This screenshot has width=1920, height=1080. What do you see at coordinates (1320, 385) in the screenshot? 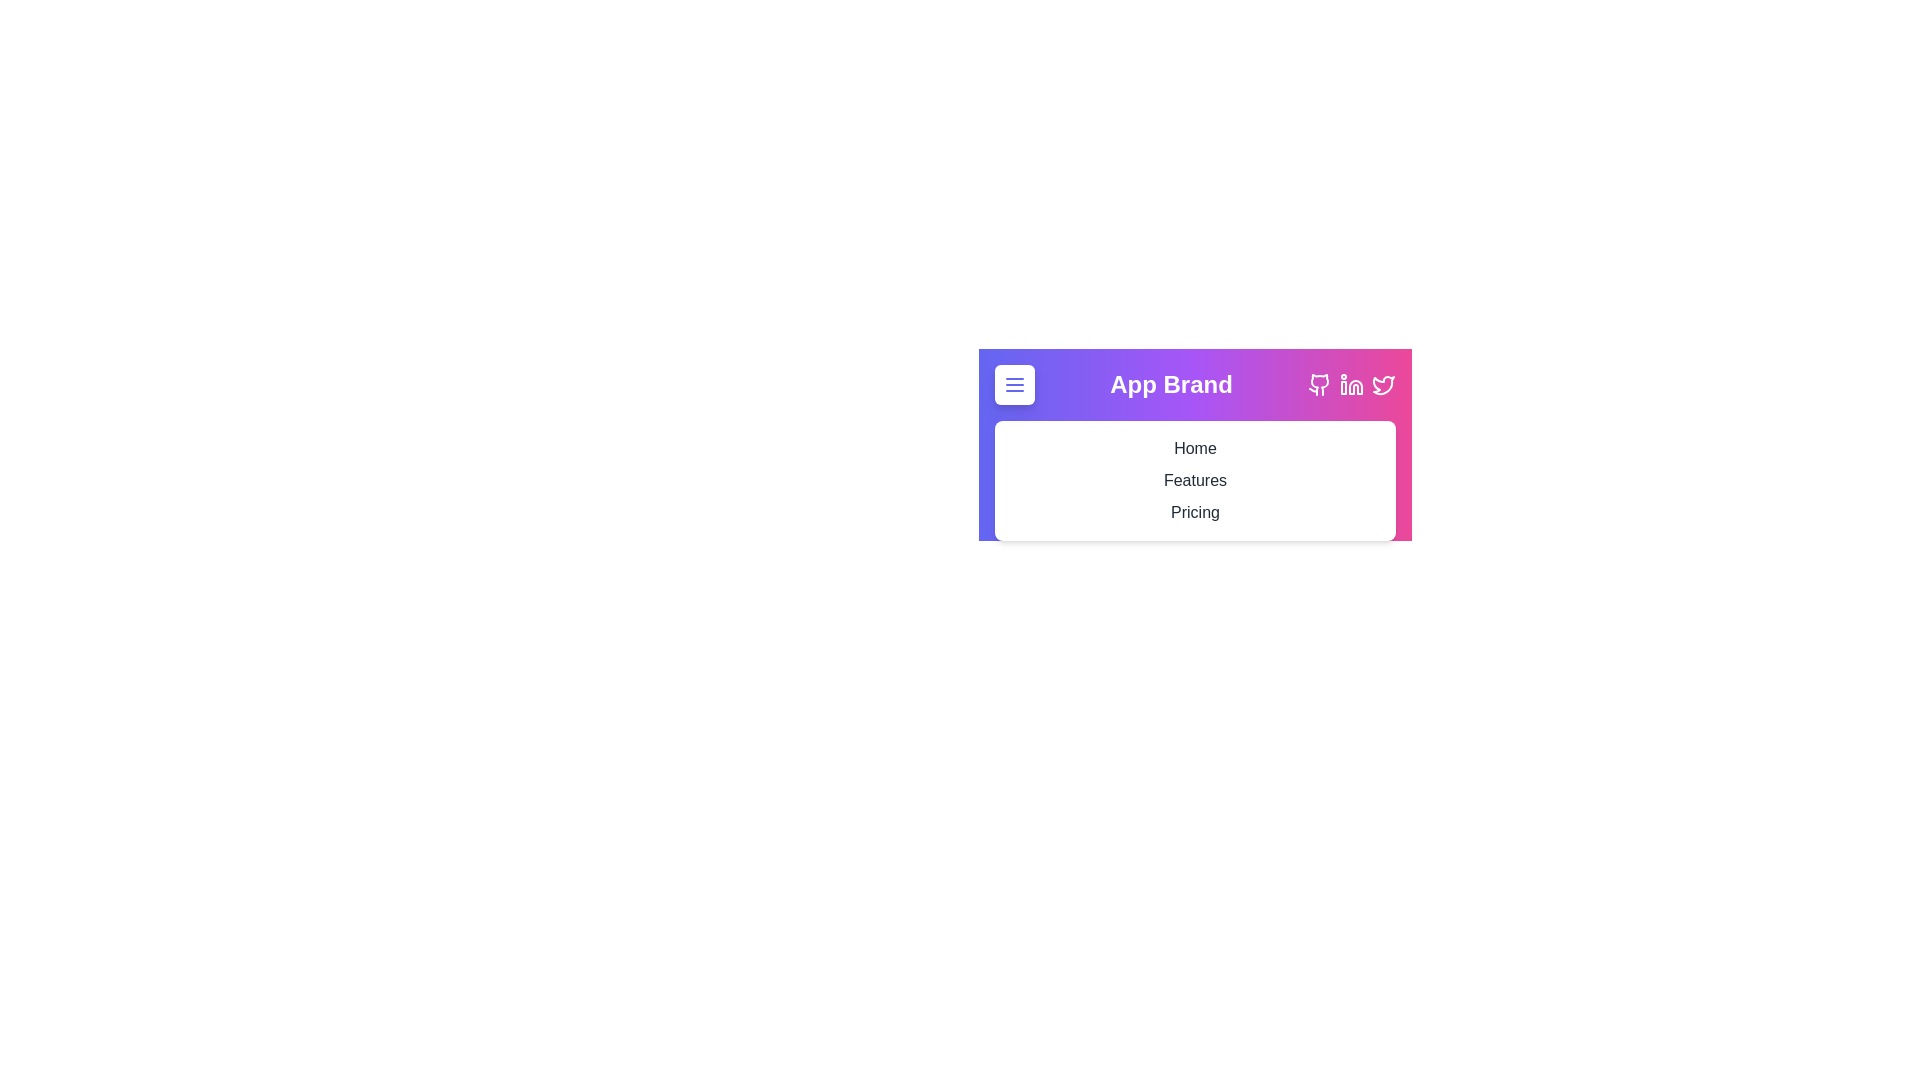
I see `the social media button for GitHub` at bounding box center [1320, 385].